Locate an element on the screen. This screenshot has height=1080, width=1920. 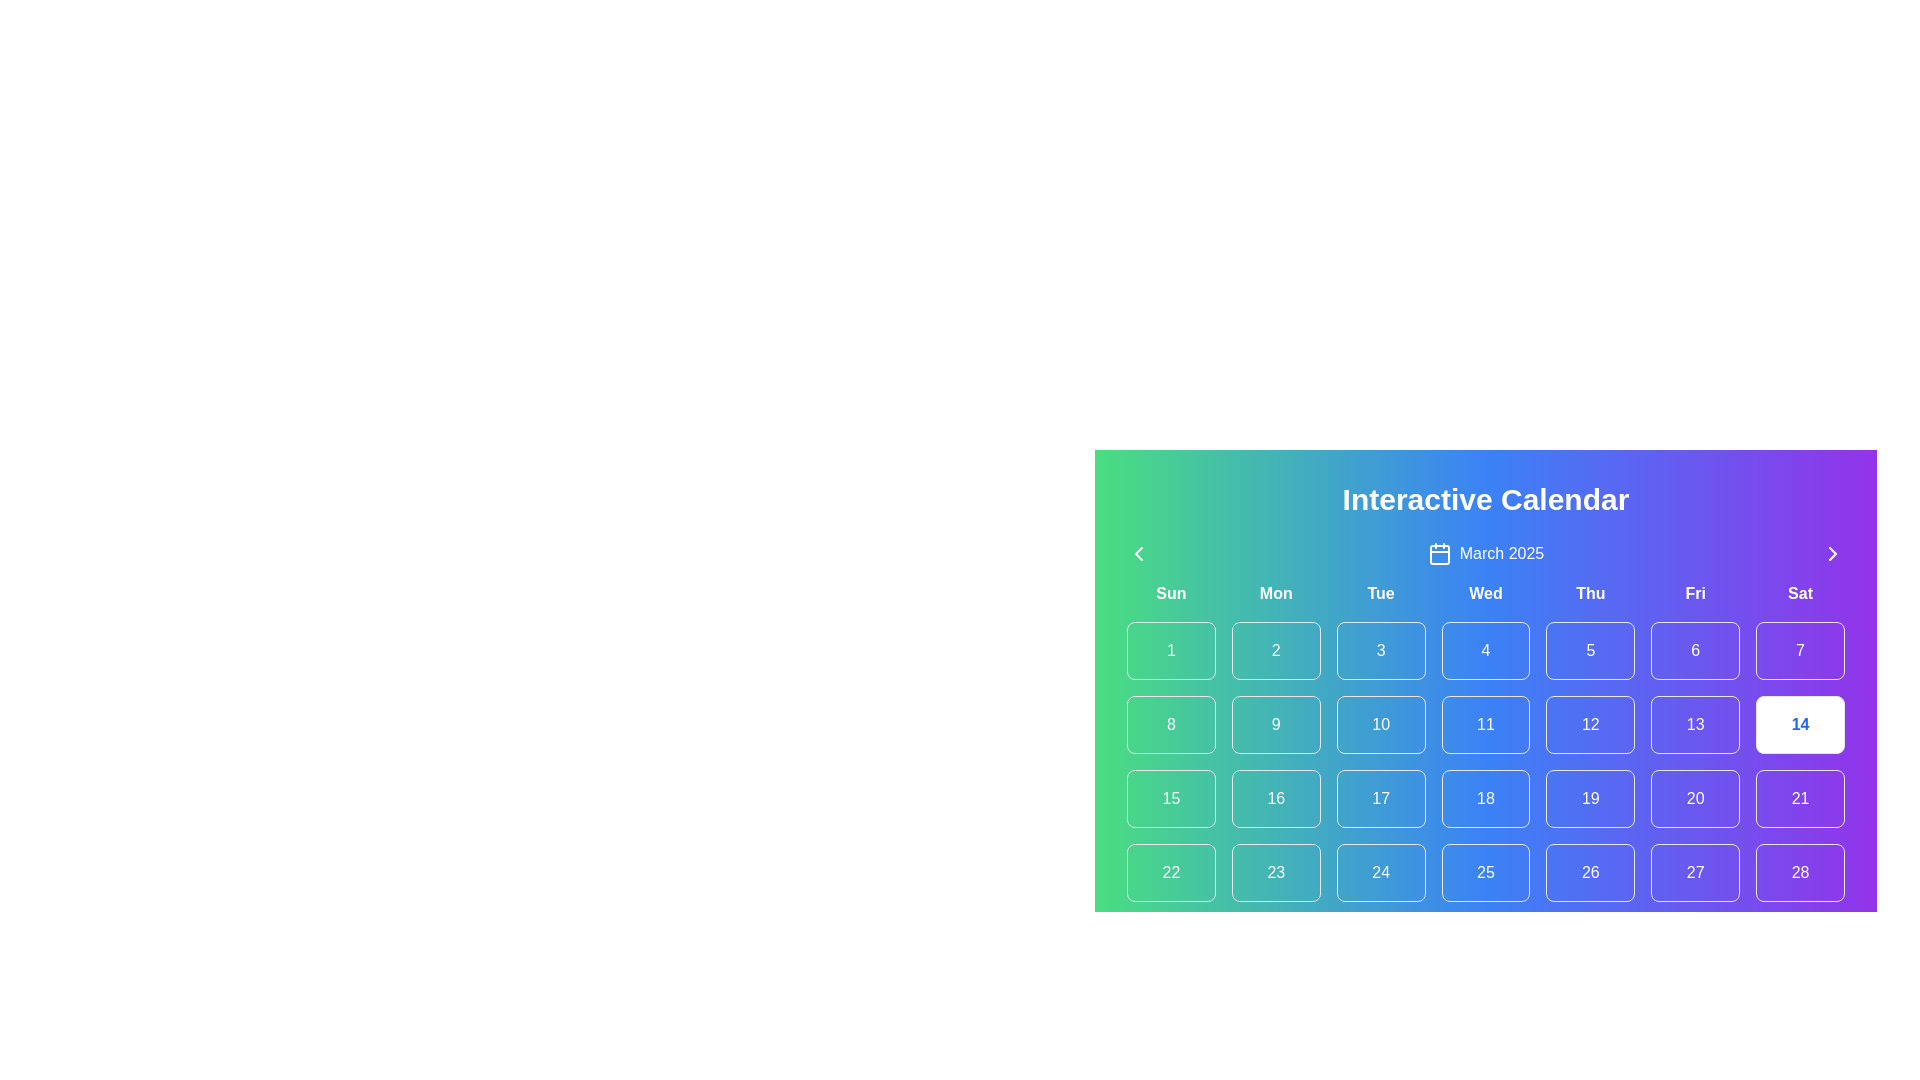
the calendar button displaying the date '18' is located at coordinates (1486, 797).